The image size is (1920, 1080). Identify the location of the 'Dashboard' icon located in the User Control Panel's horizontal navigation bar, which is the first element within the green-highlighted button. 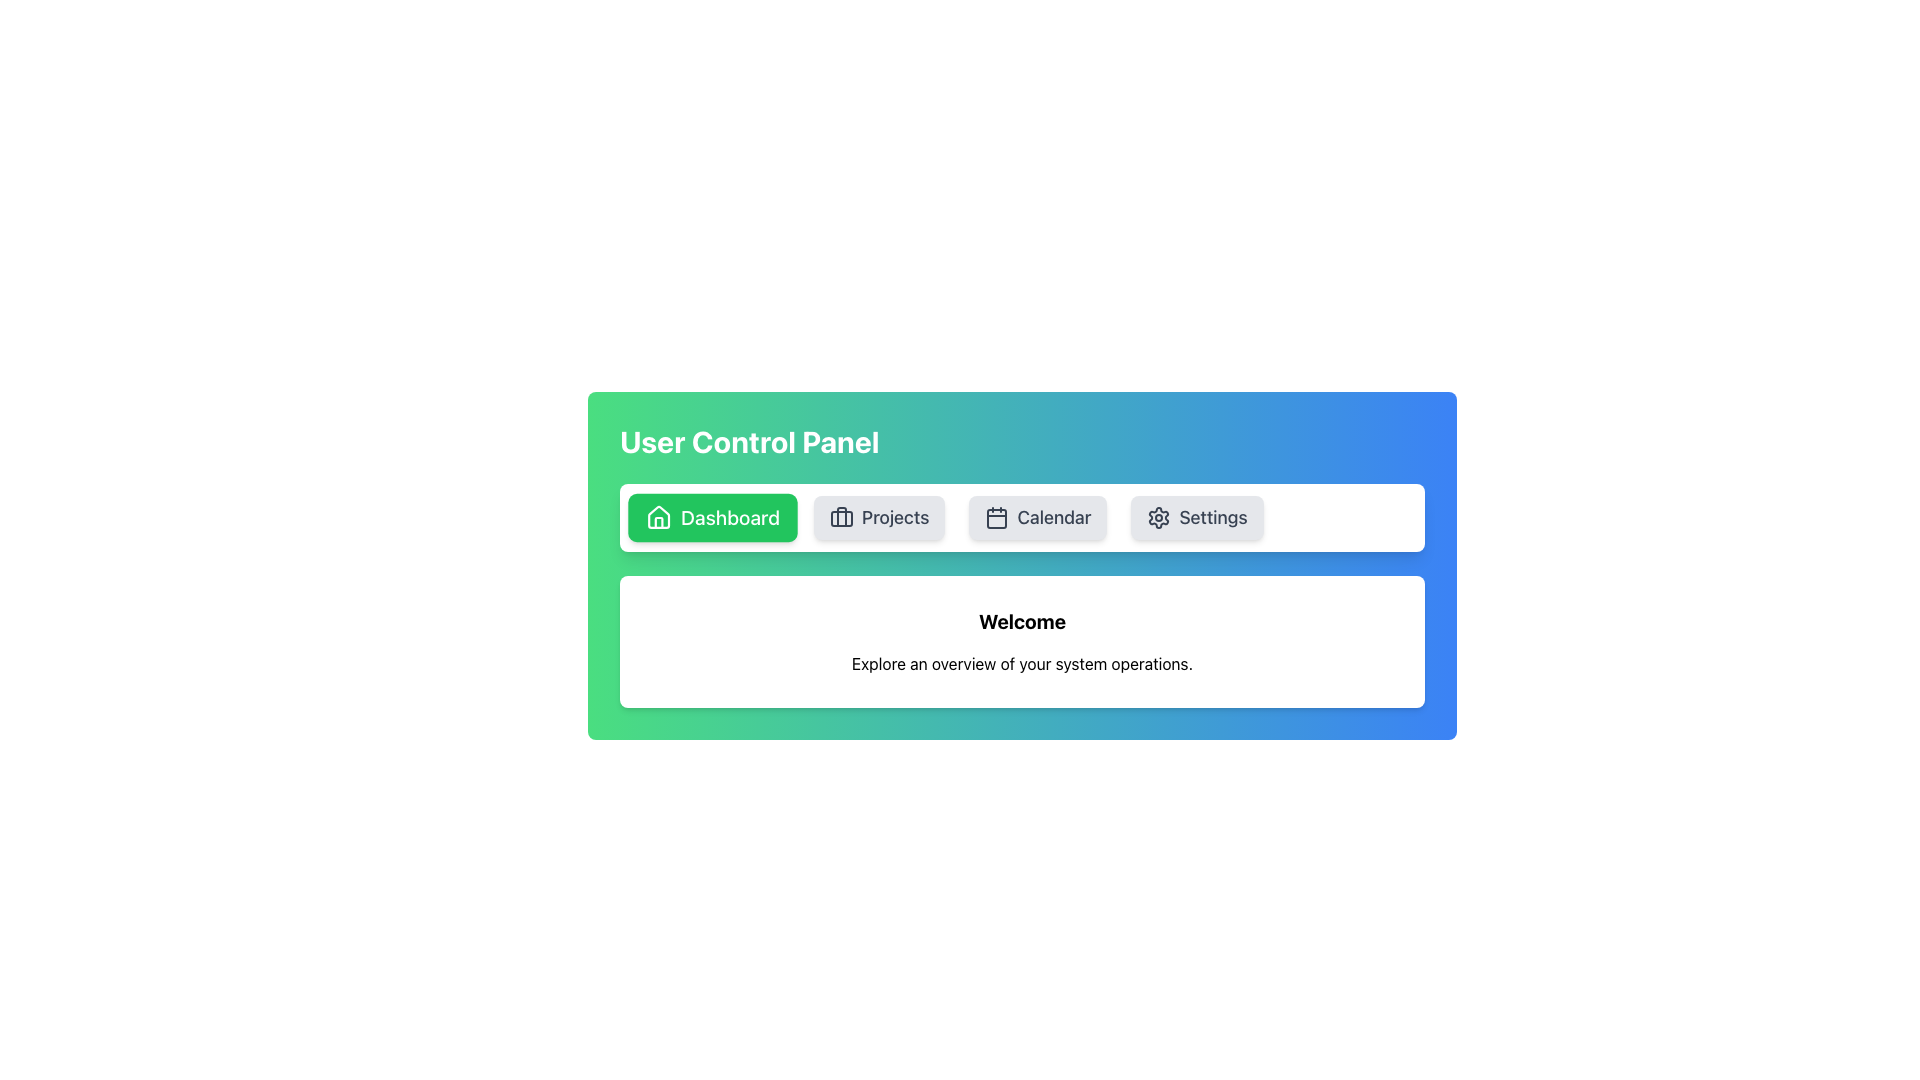
(658, 516).